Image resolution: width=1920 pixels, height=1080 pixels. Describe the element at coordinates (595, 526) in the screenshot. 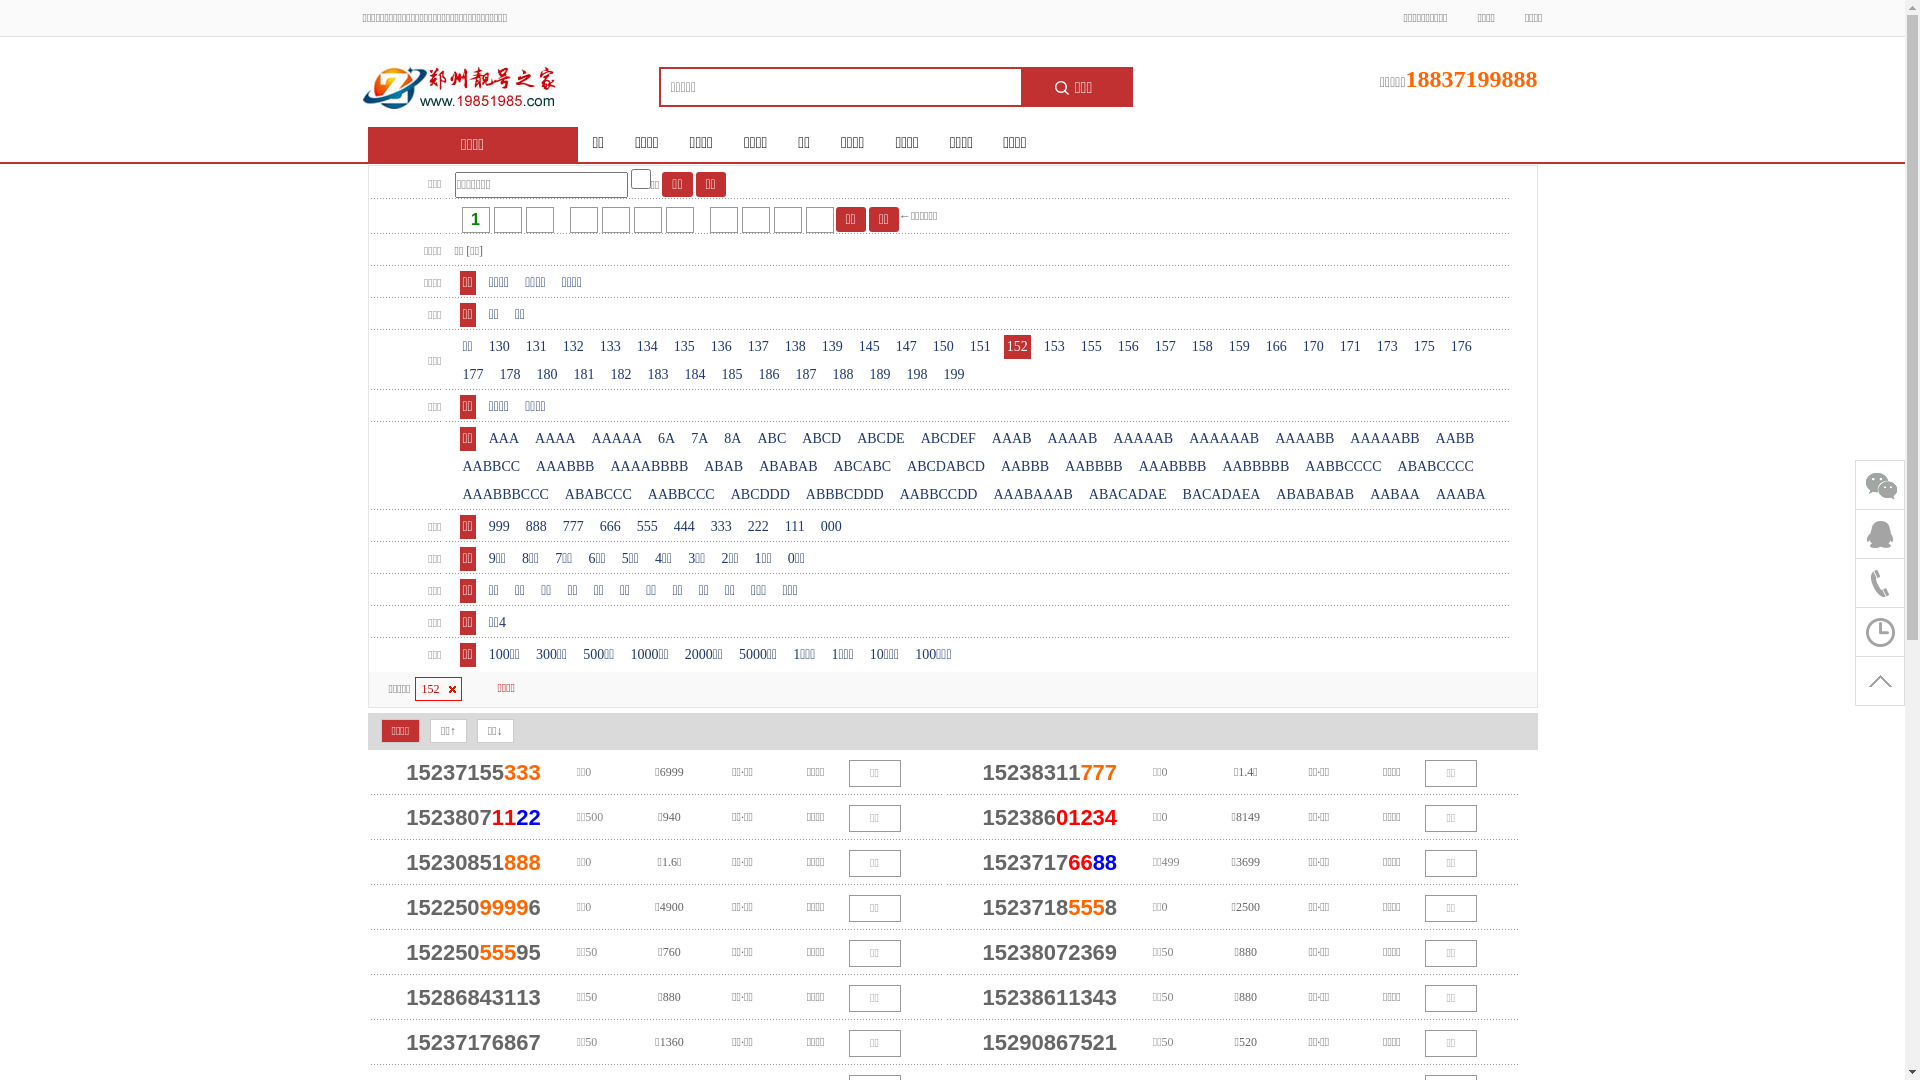

I see `'666'` at that location.